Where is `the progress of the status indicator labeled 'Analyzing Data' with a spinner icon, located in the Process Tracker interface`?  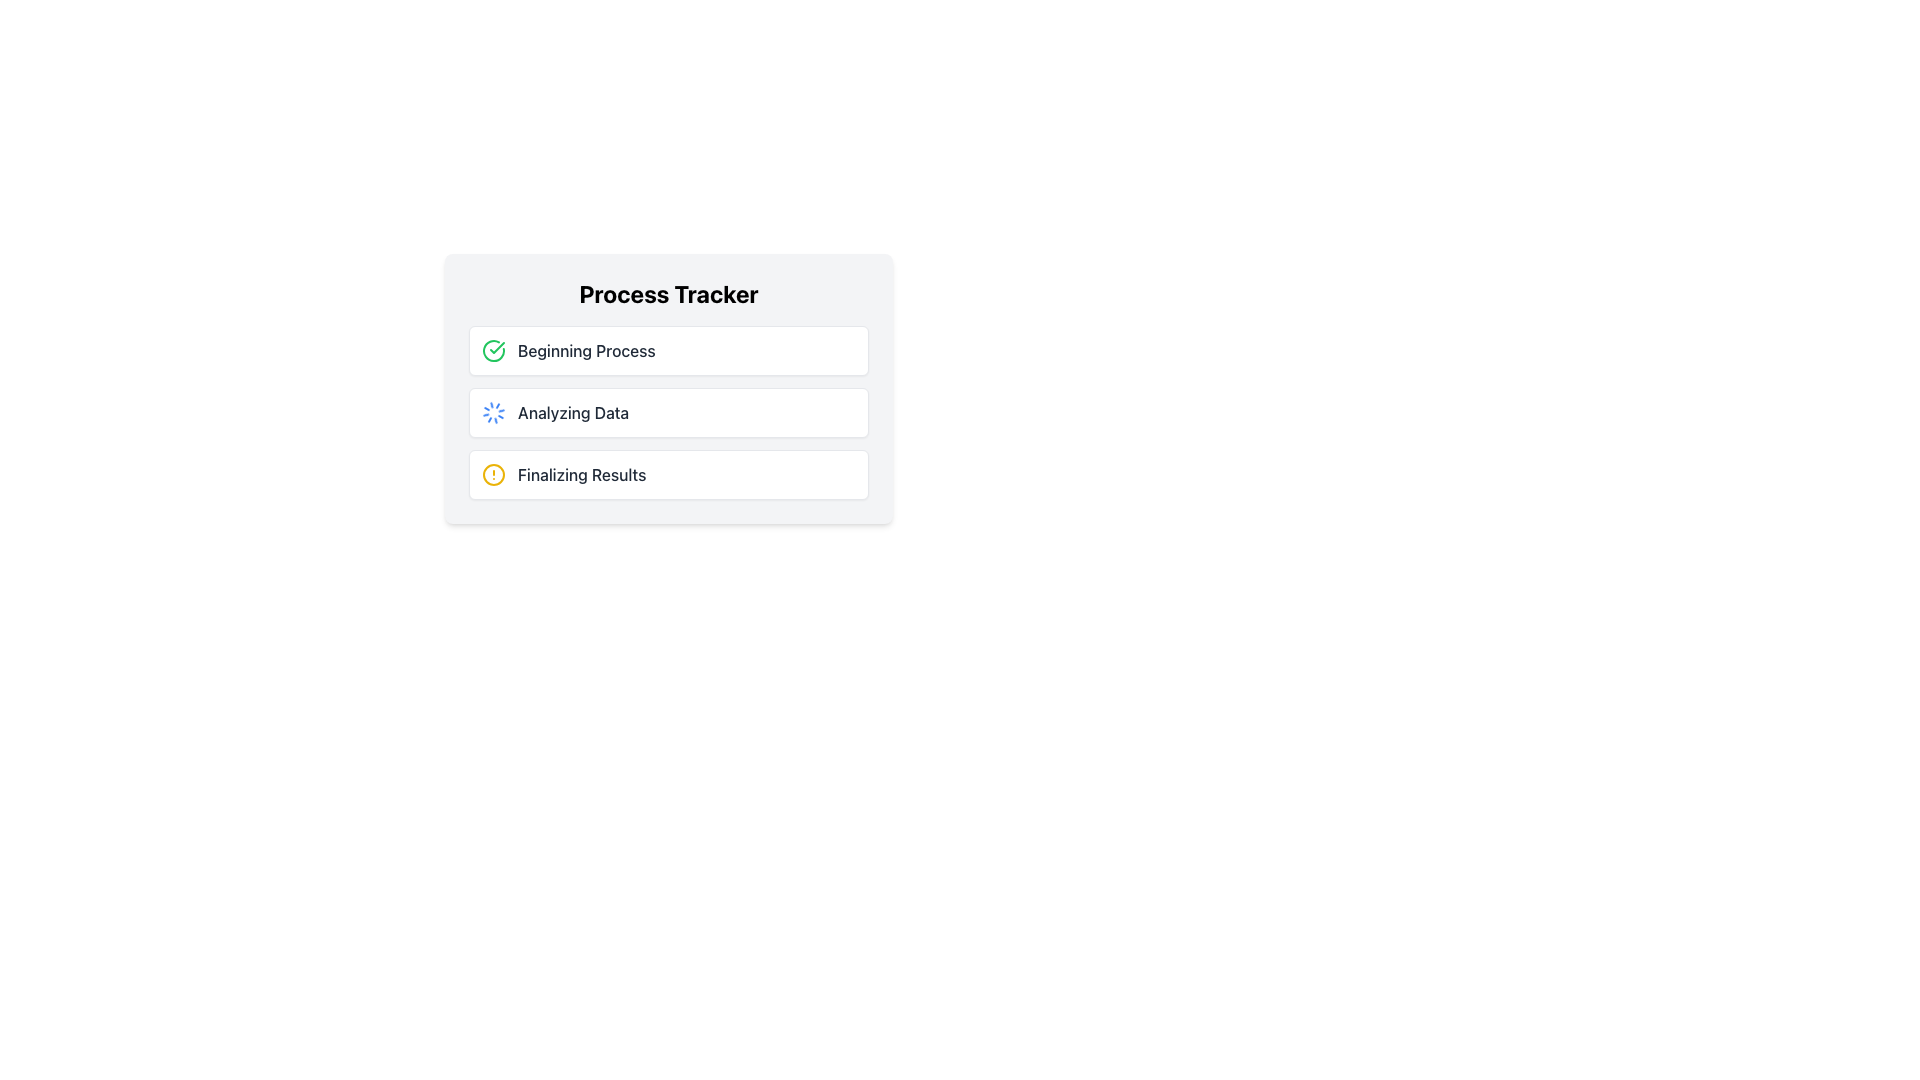 the progress of the status indicator labeled 'Analyzing Data' with a spinner icon, located in the Process Tracker interface is located at coordinates (668, 411).